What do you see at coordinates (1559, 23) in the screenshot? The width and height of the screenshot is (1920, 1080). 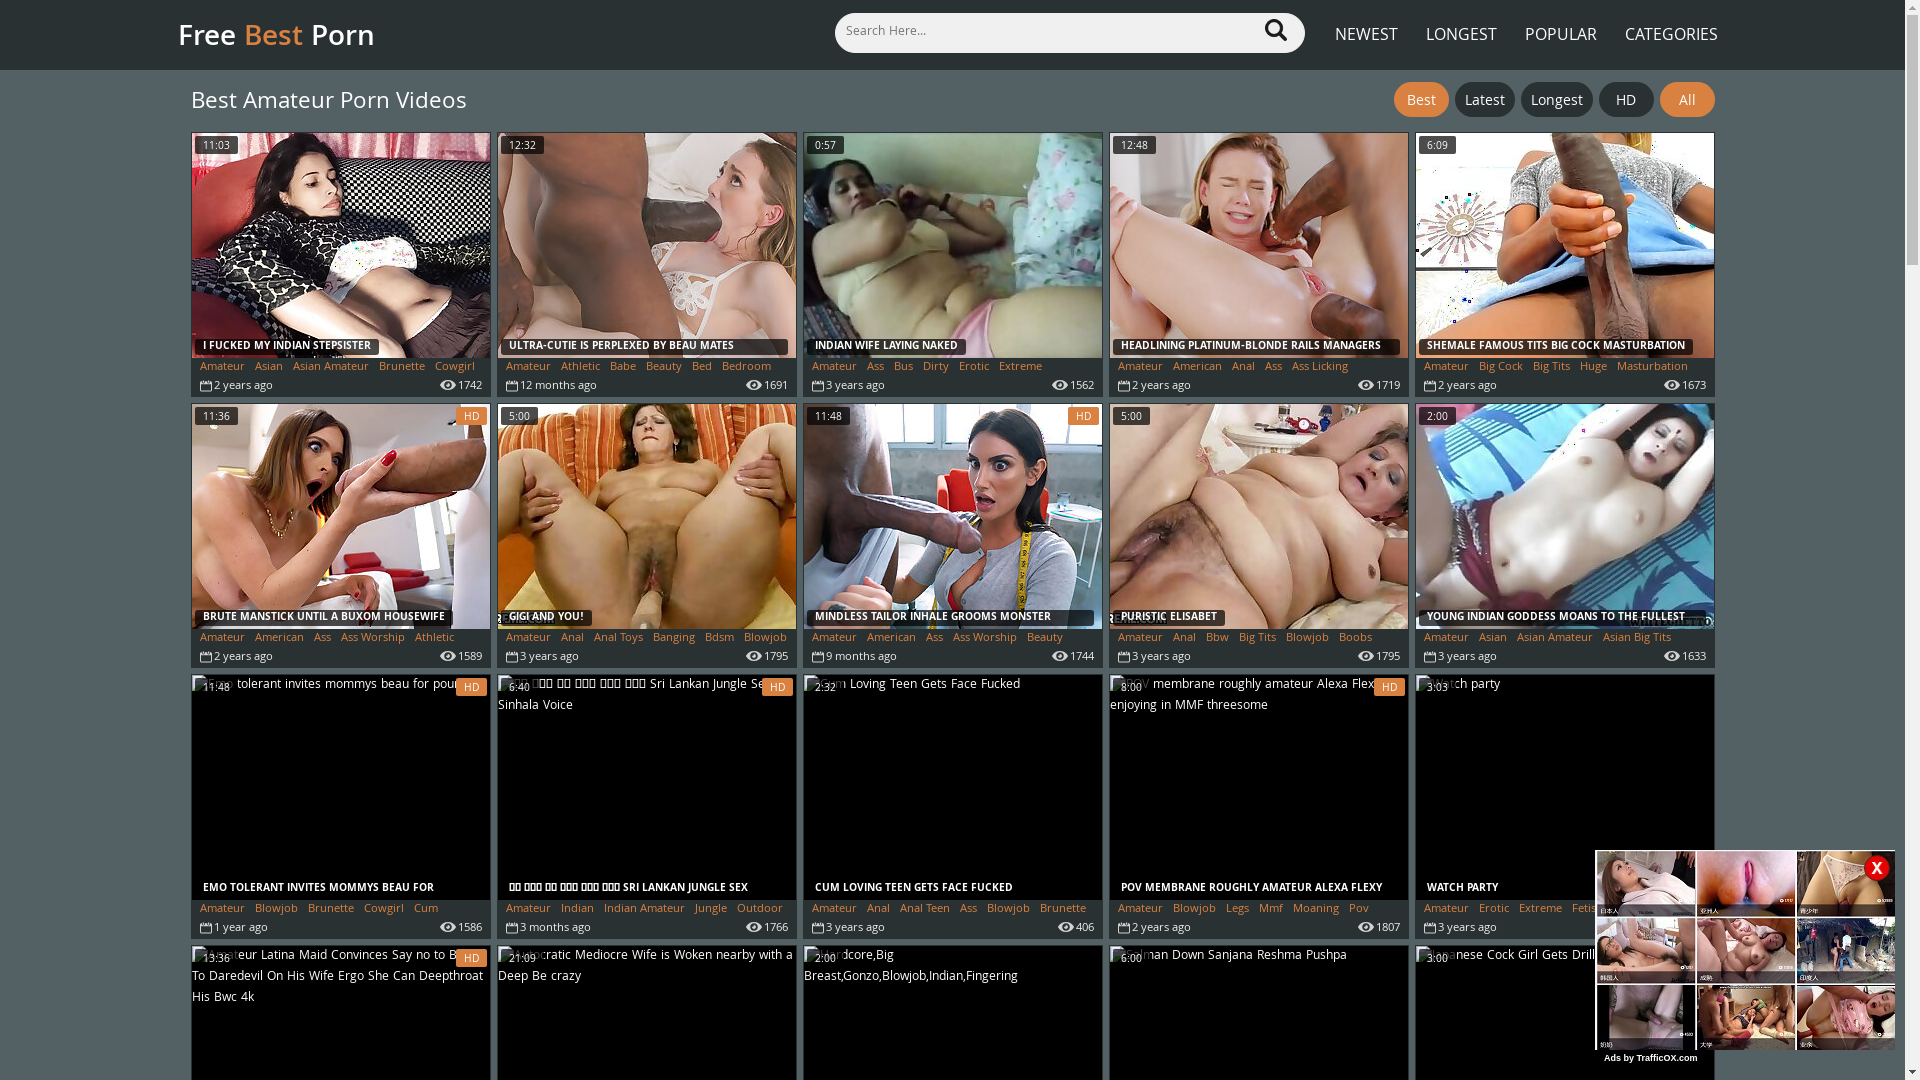 I see `'POPULAR'` at bounding box center [1559, 23].